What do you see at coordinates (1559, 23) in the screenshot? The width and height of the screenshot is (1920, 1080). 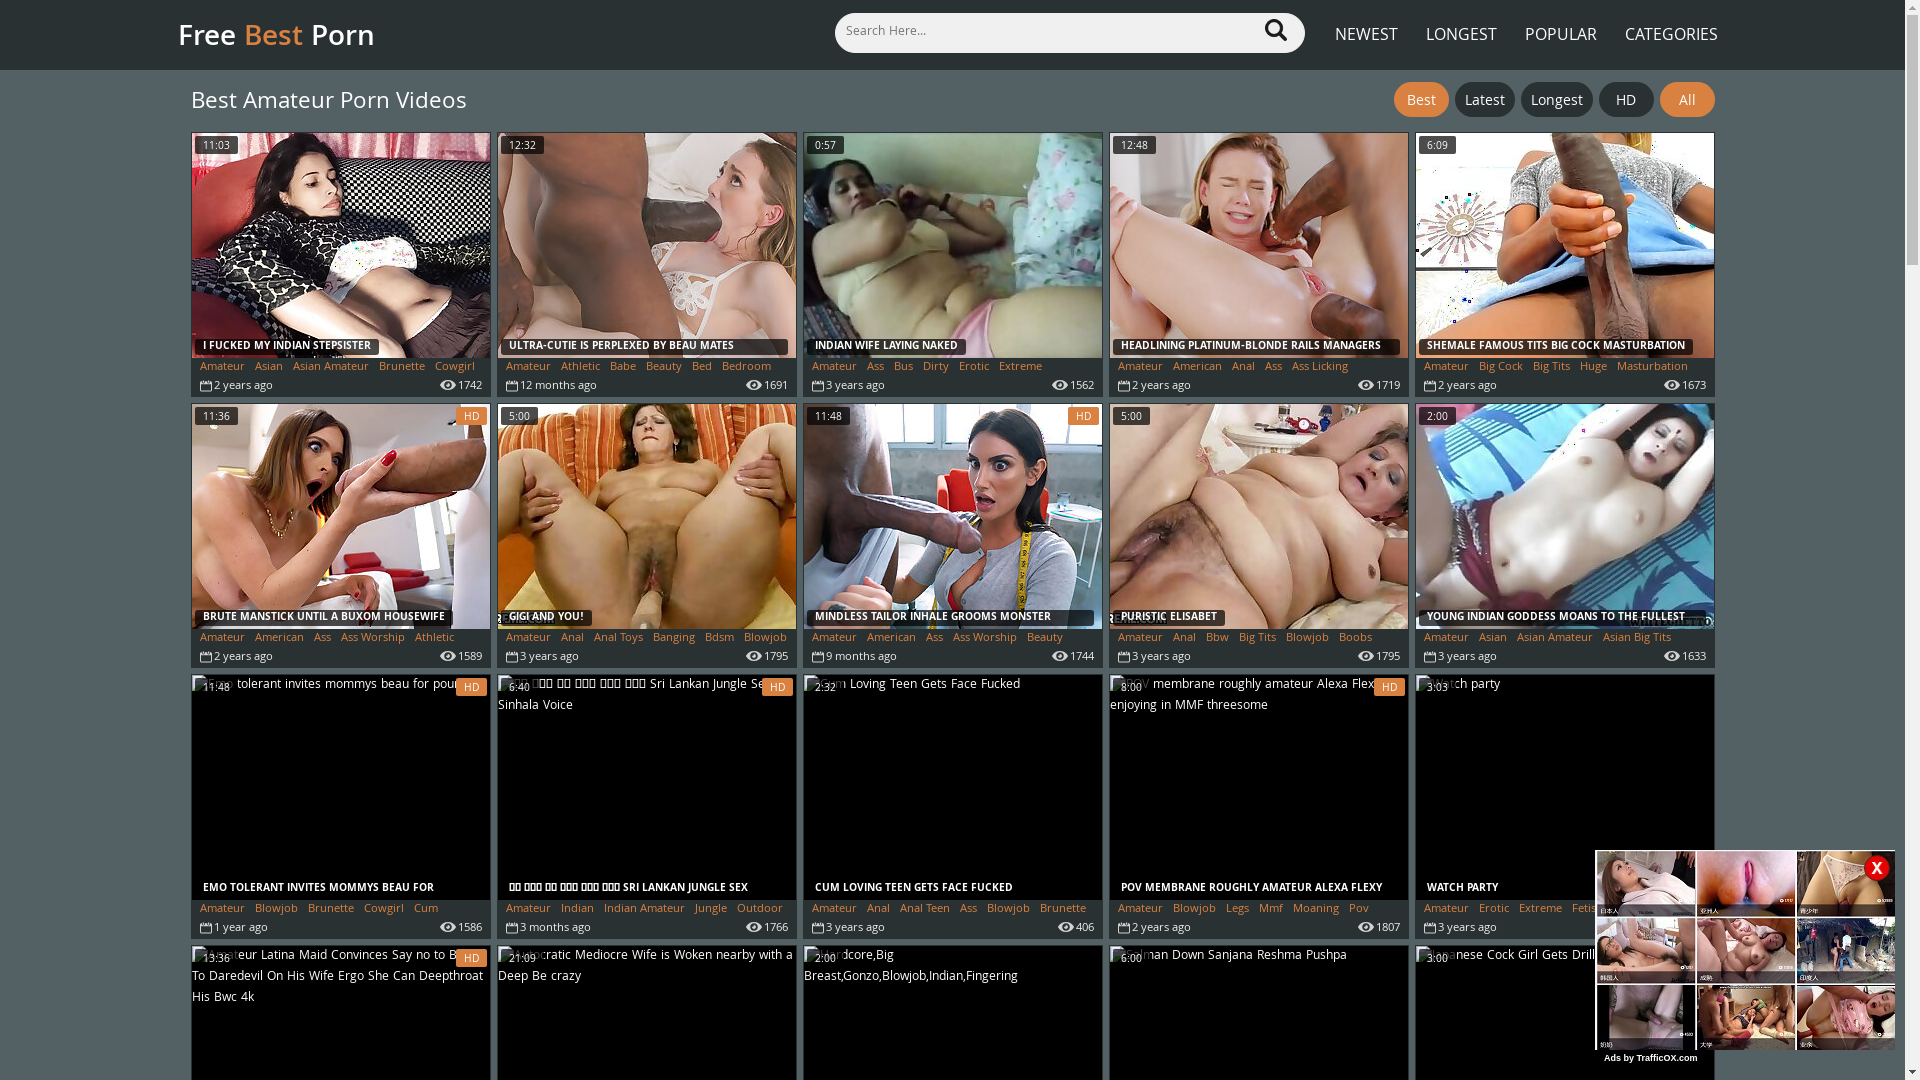 I see `'POPULAR'` at bounding box center [1559, 23].